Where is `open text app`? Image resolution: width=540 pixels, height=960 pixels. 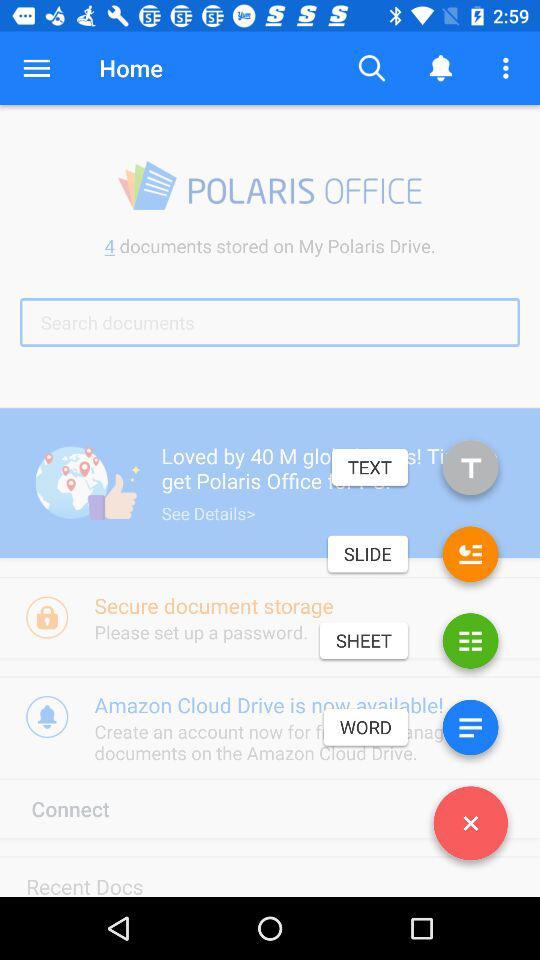 open text app is located at coordinates (470, 471).